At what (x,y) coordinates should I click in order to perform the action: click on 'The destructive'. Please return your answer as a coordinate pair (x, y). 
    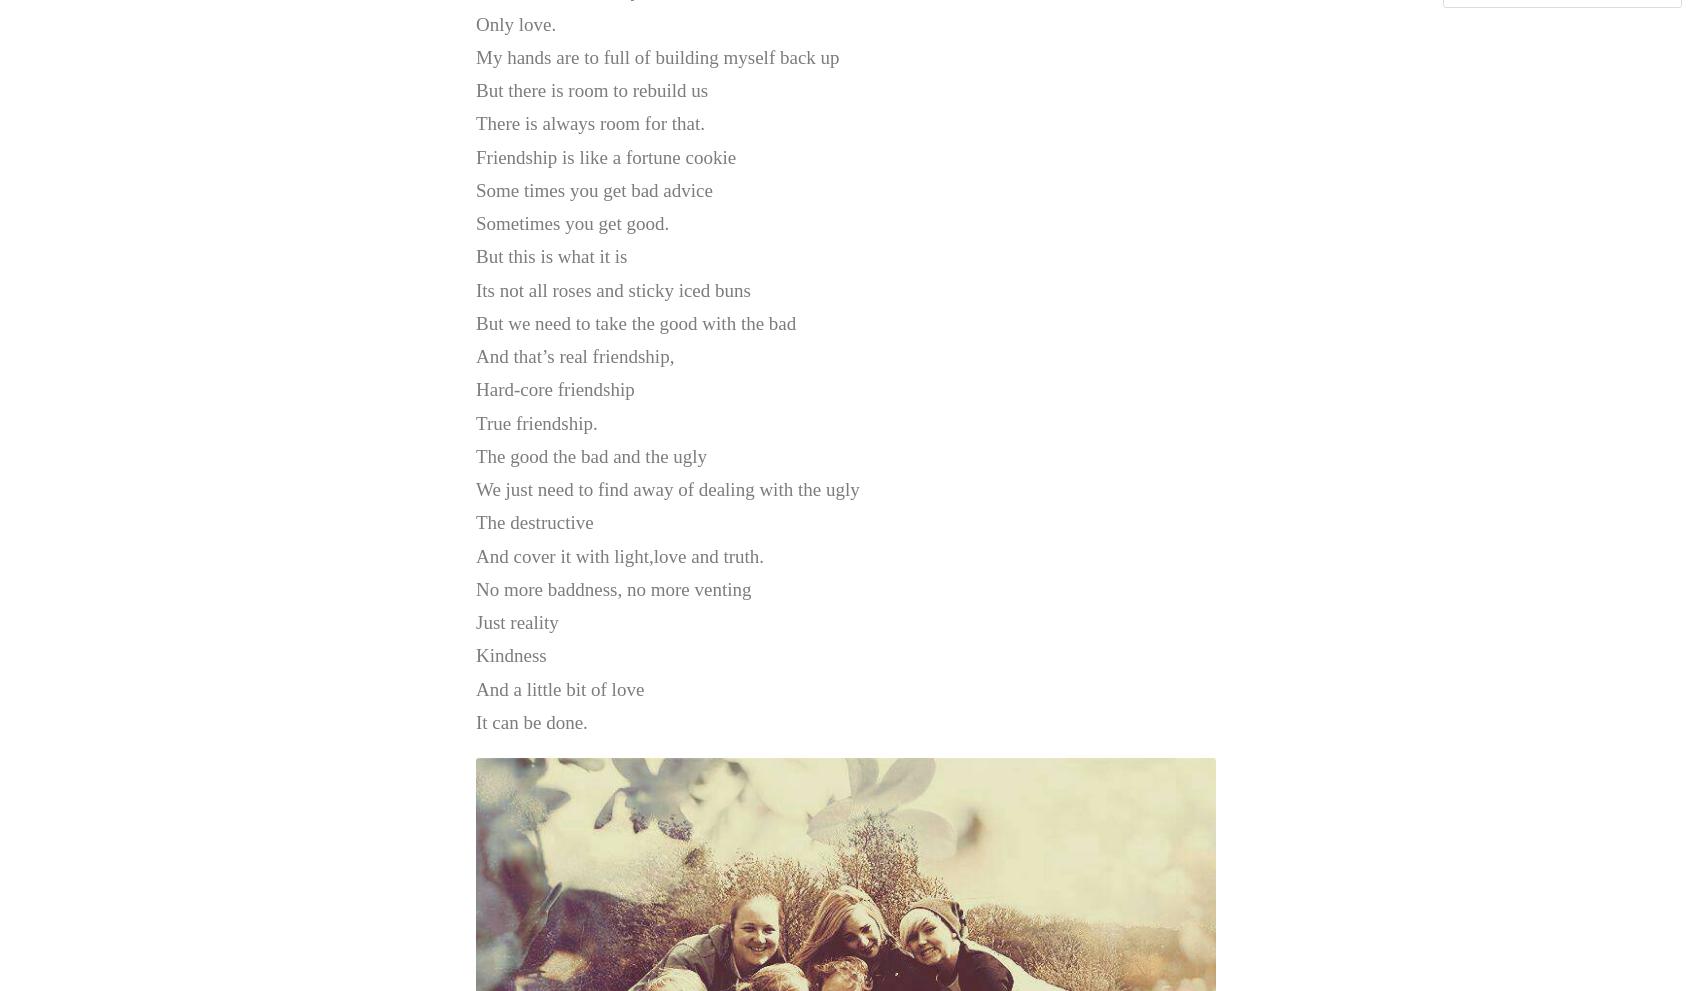
    Looking at the image, I should click on (534, 522).